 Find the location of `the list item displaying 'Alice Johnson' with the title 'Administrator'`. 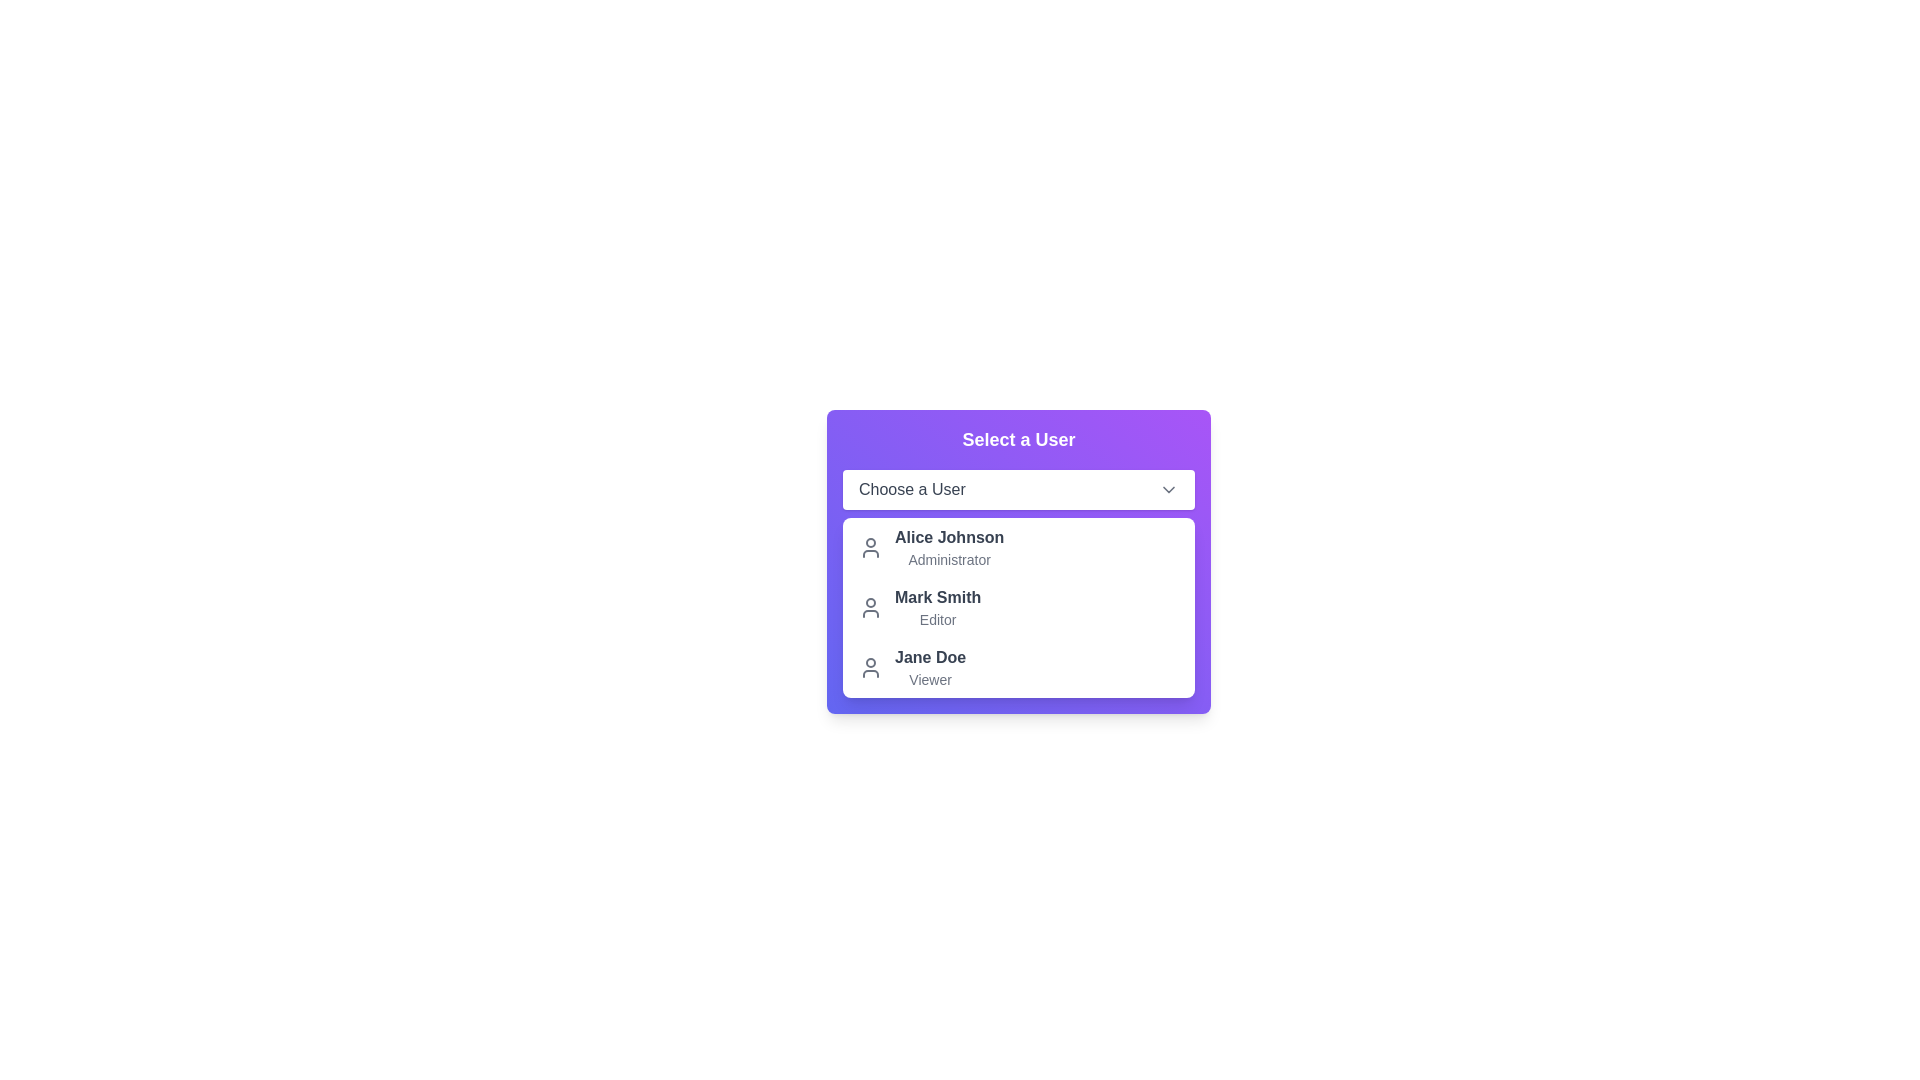

the list item displaying 'Alice Johnson' with the title 'Administrator' is located at coordinates (930, 547).